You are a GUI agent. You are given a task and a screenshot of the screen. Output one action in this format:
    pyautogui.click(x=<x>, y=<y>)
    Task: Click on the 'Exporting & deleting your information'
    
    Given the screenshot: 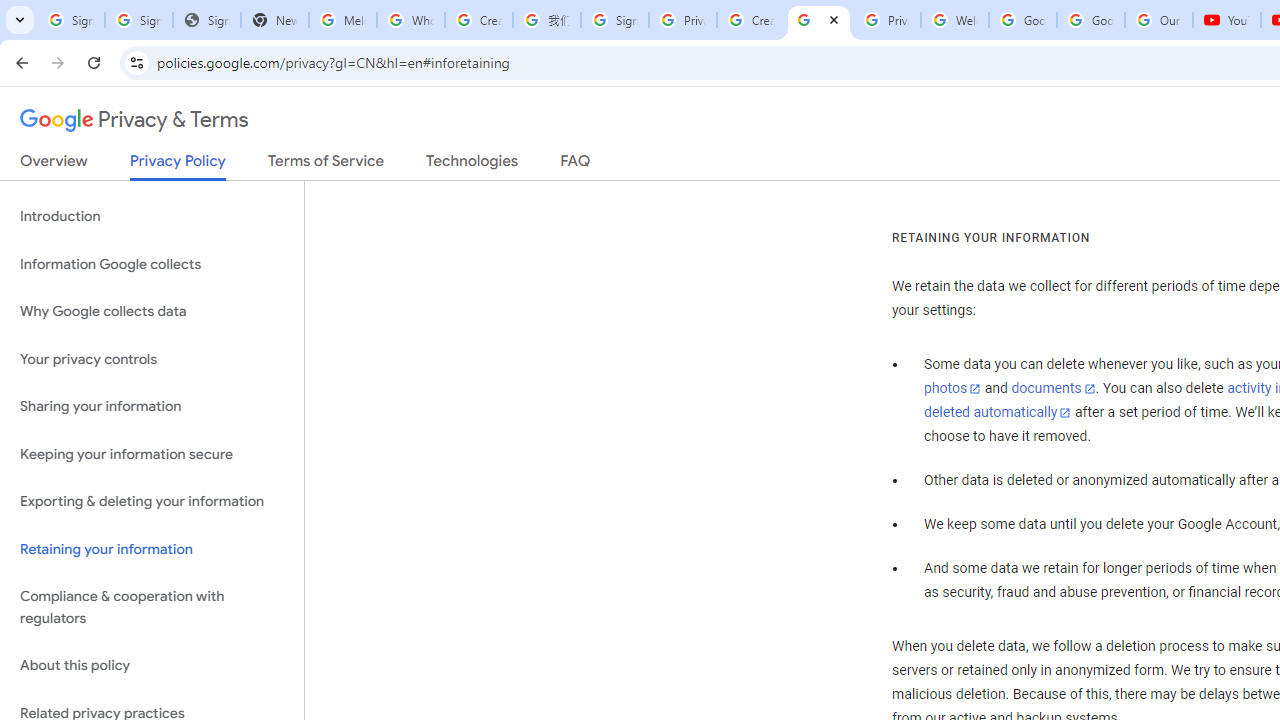 What is the action you would take?
    pyautogui.click(x=151, y=501)
    